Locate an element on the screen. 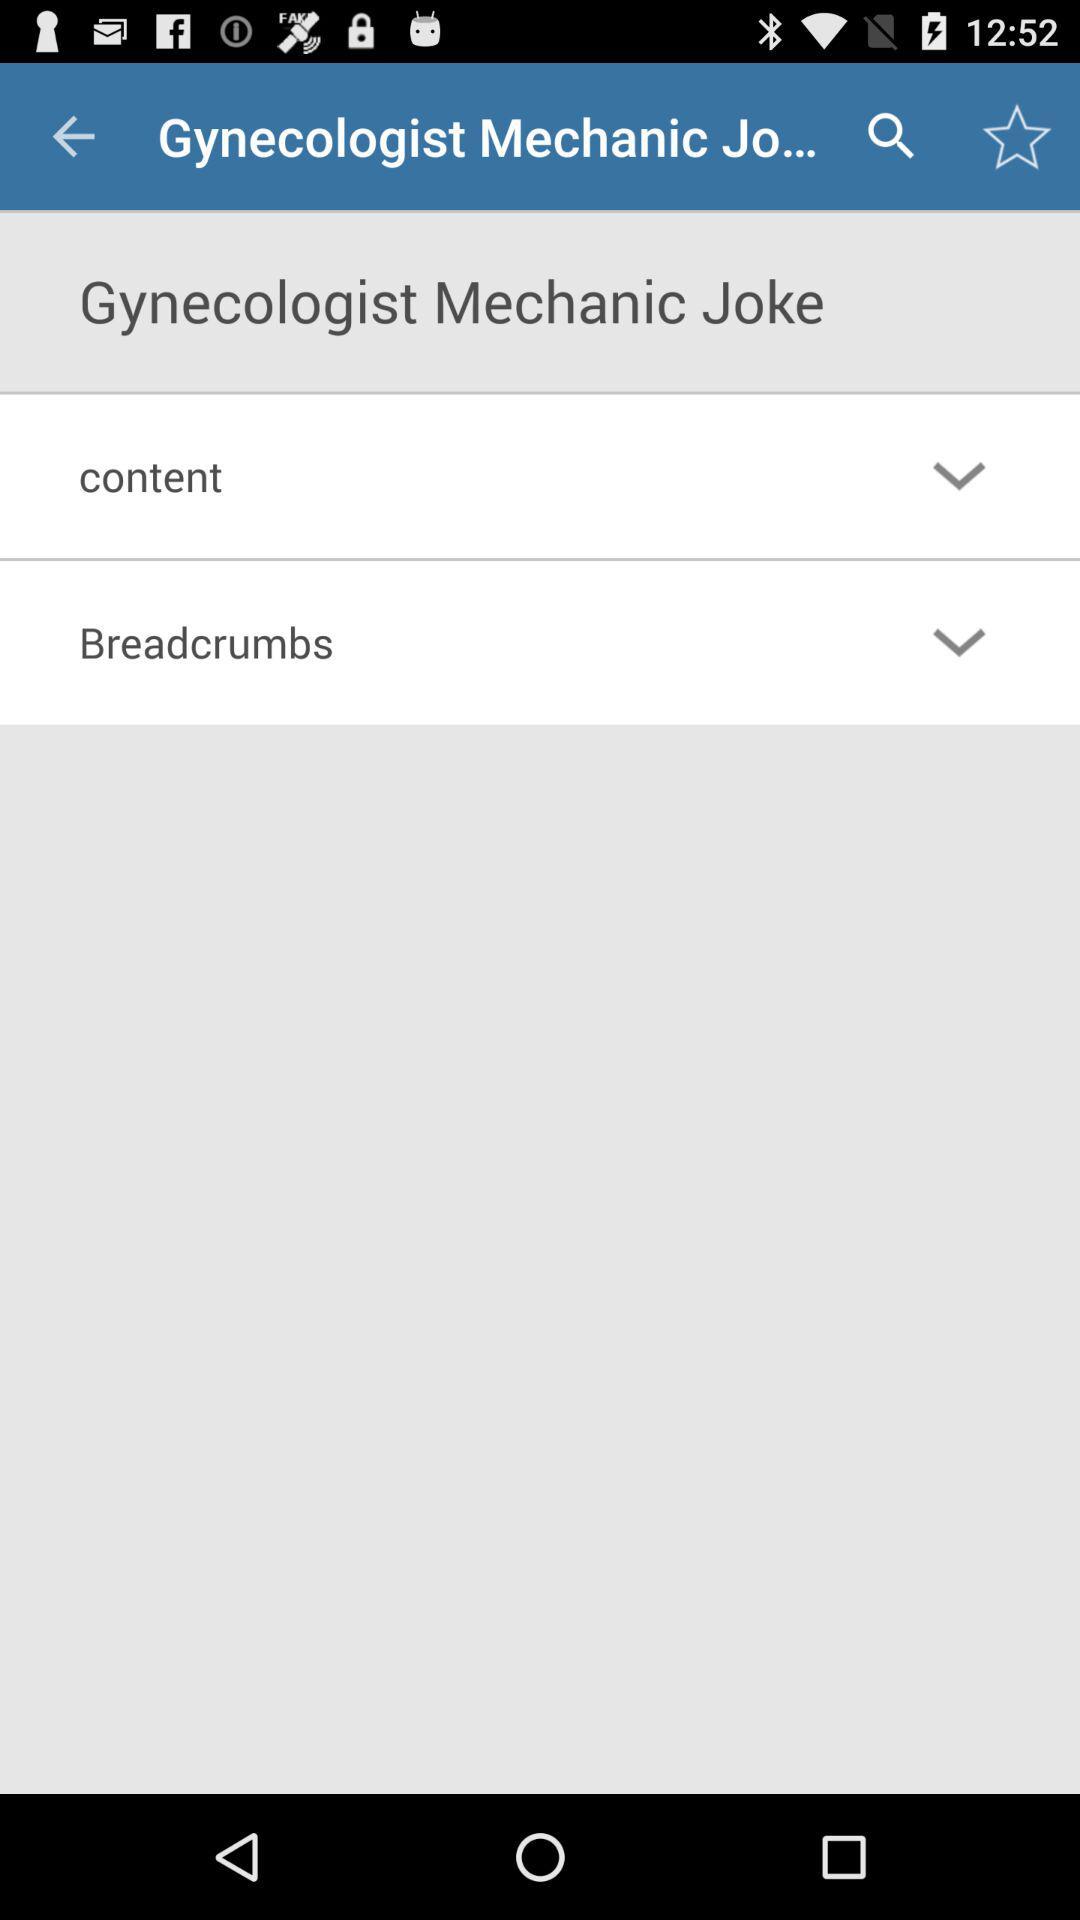 The width and height of the screenshot is (1080, 1920). icon at the top left corner is located at coordinates (72, 135).